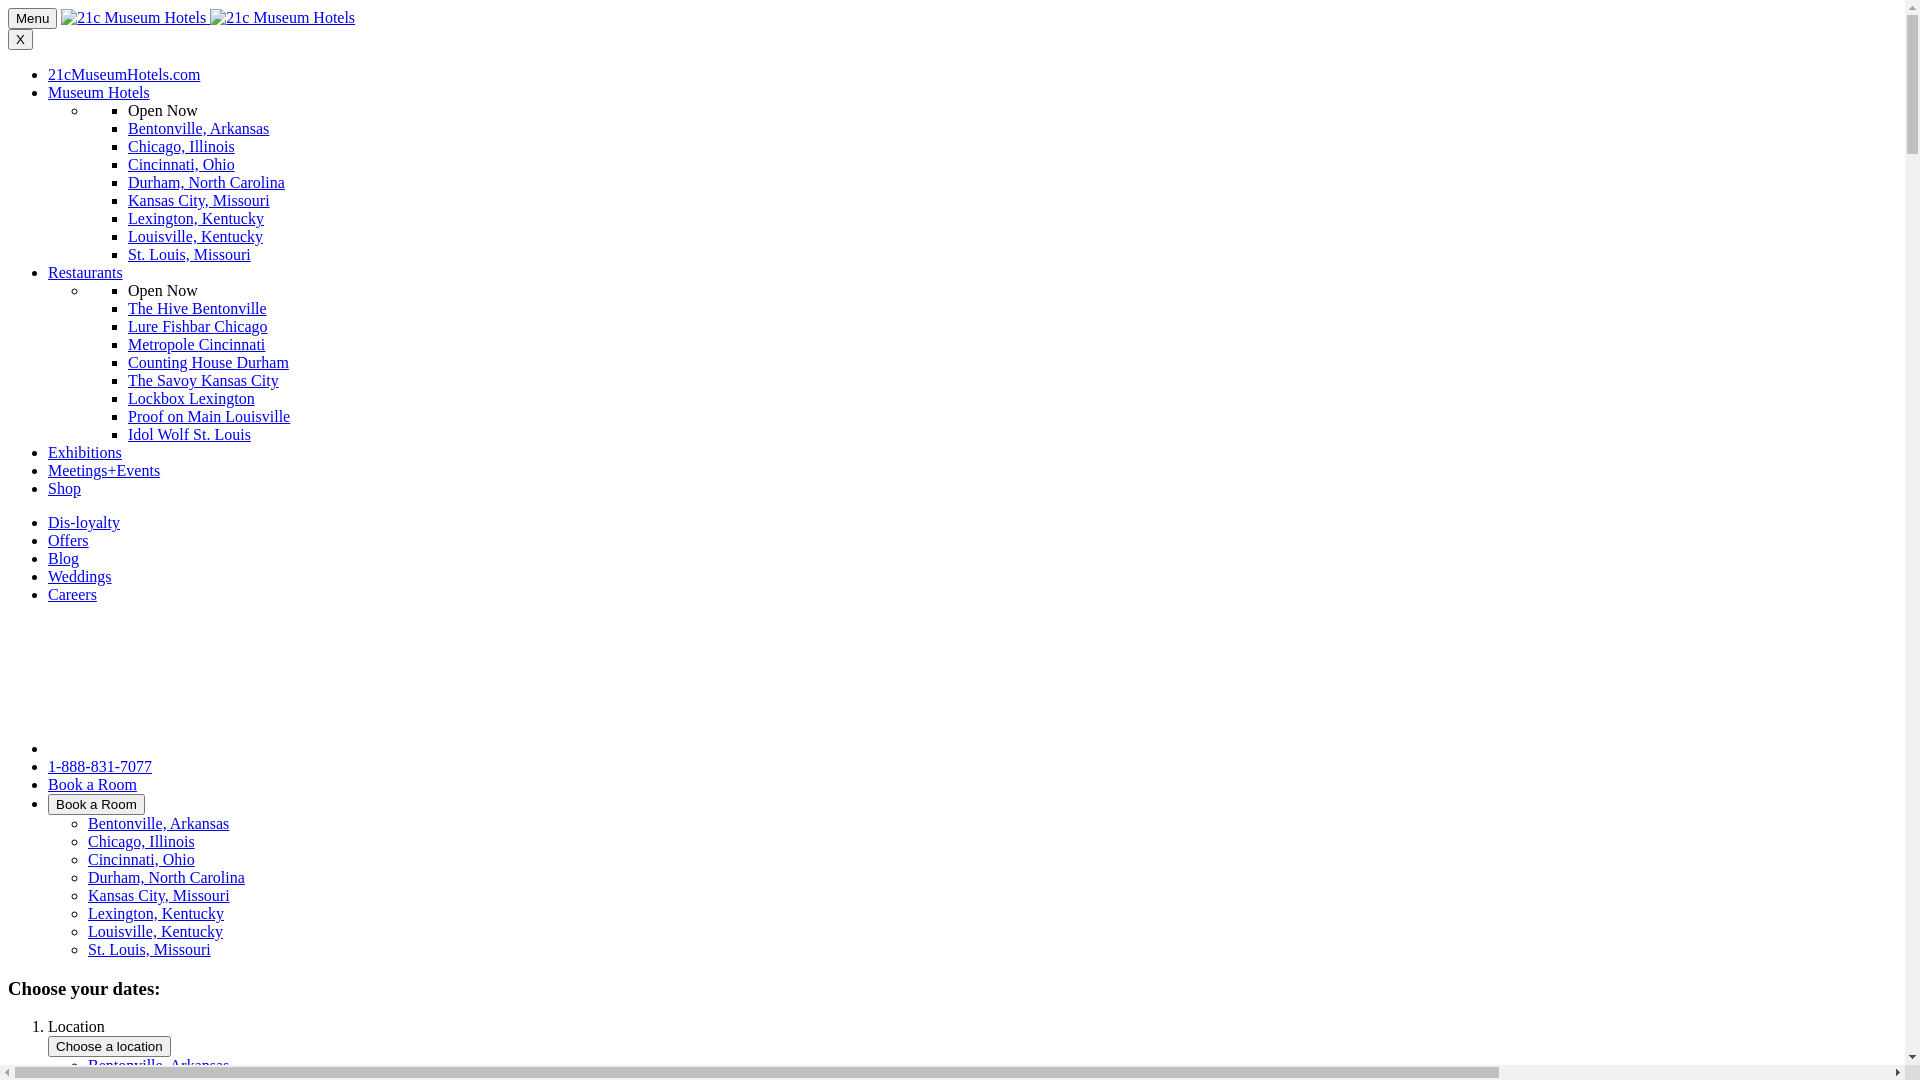  Describe the element at coordinates (196, 343) in the screenshot. I see `'Metropole Cincinnati'` at that location.